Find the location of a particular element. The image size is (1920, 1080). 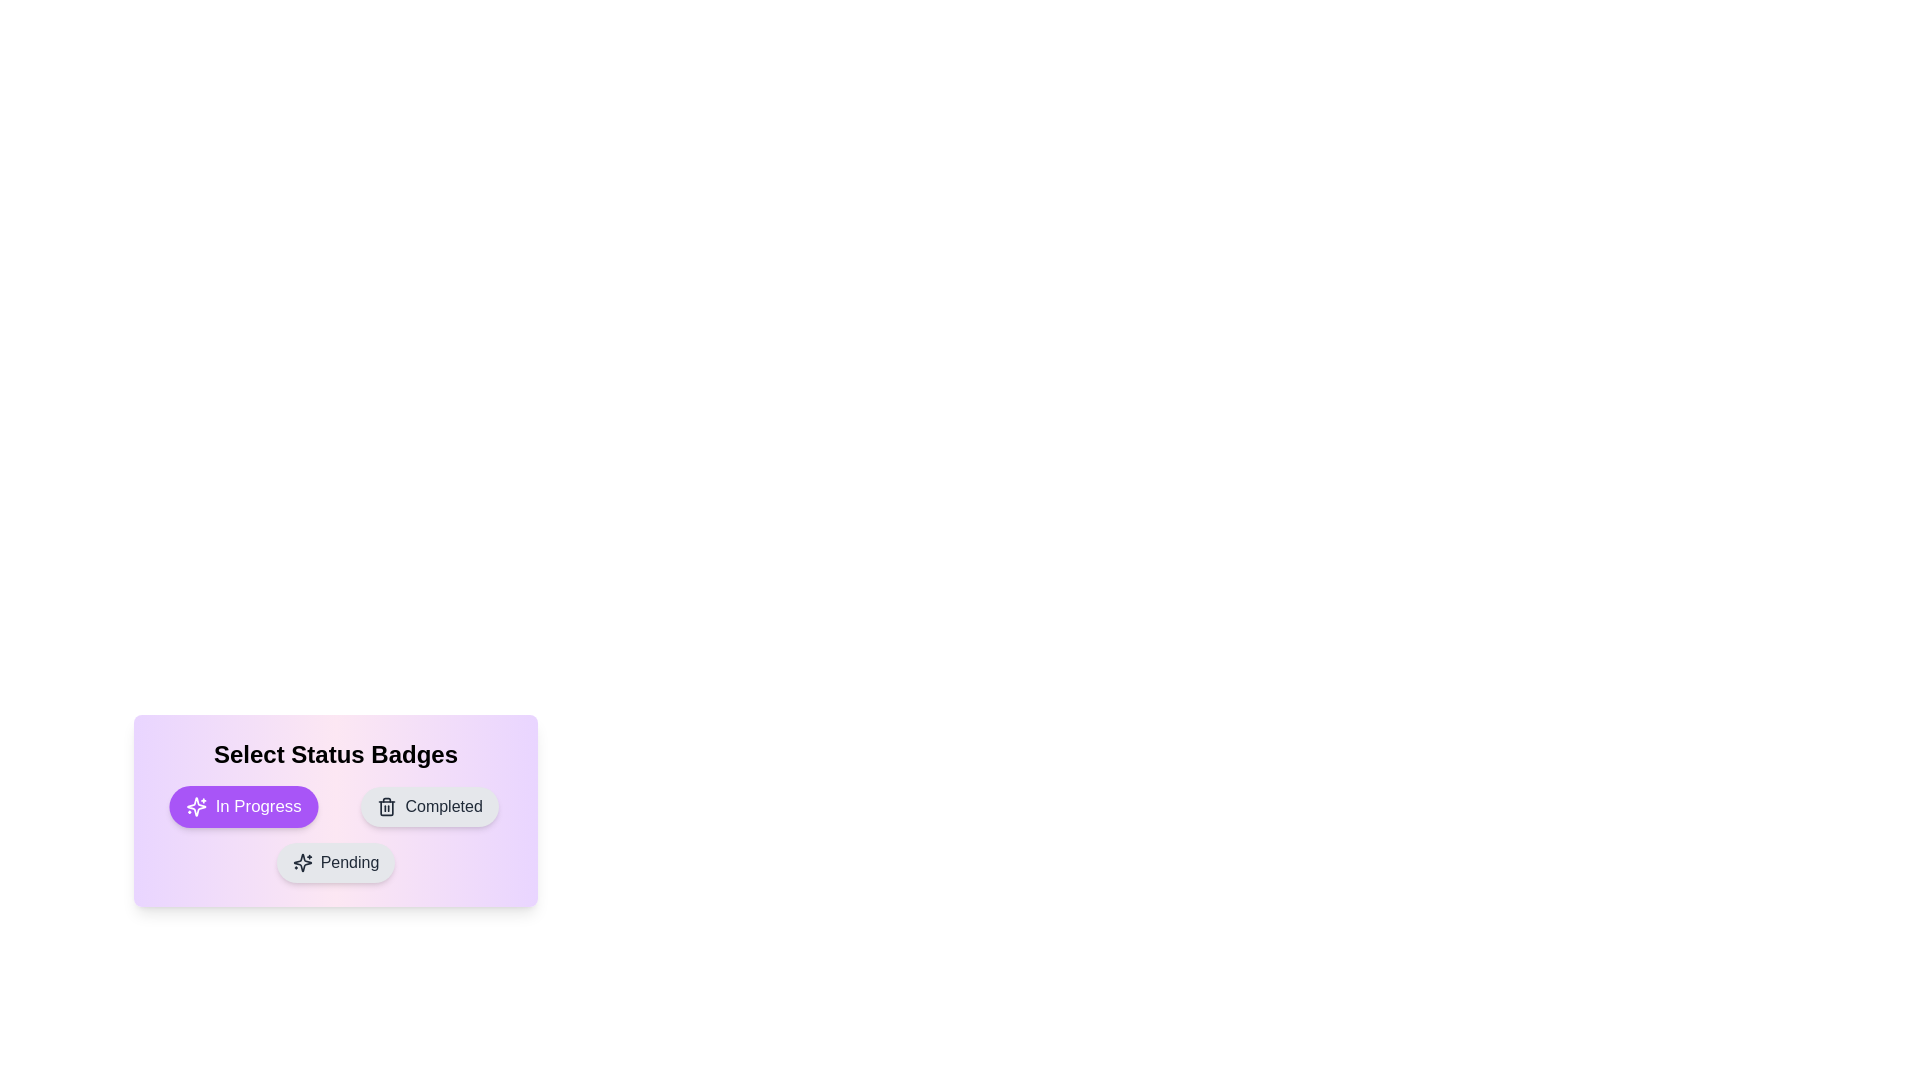

the badge labeled Pending is located at coordinates (336, 862).